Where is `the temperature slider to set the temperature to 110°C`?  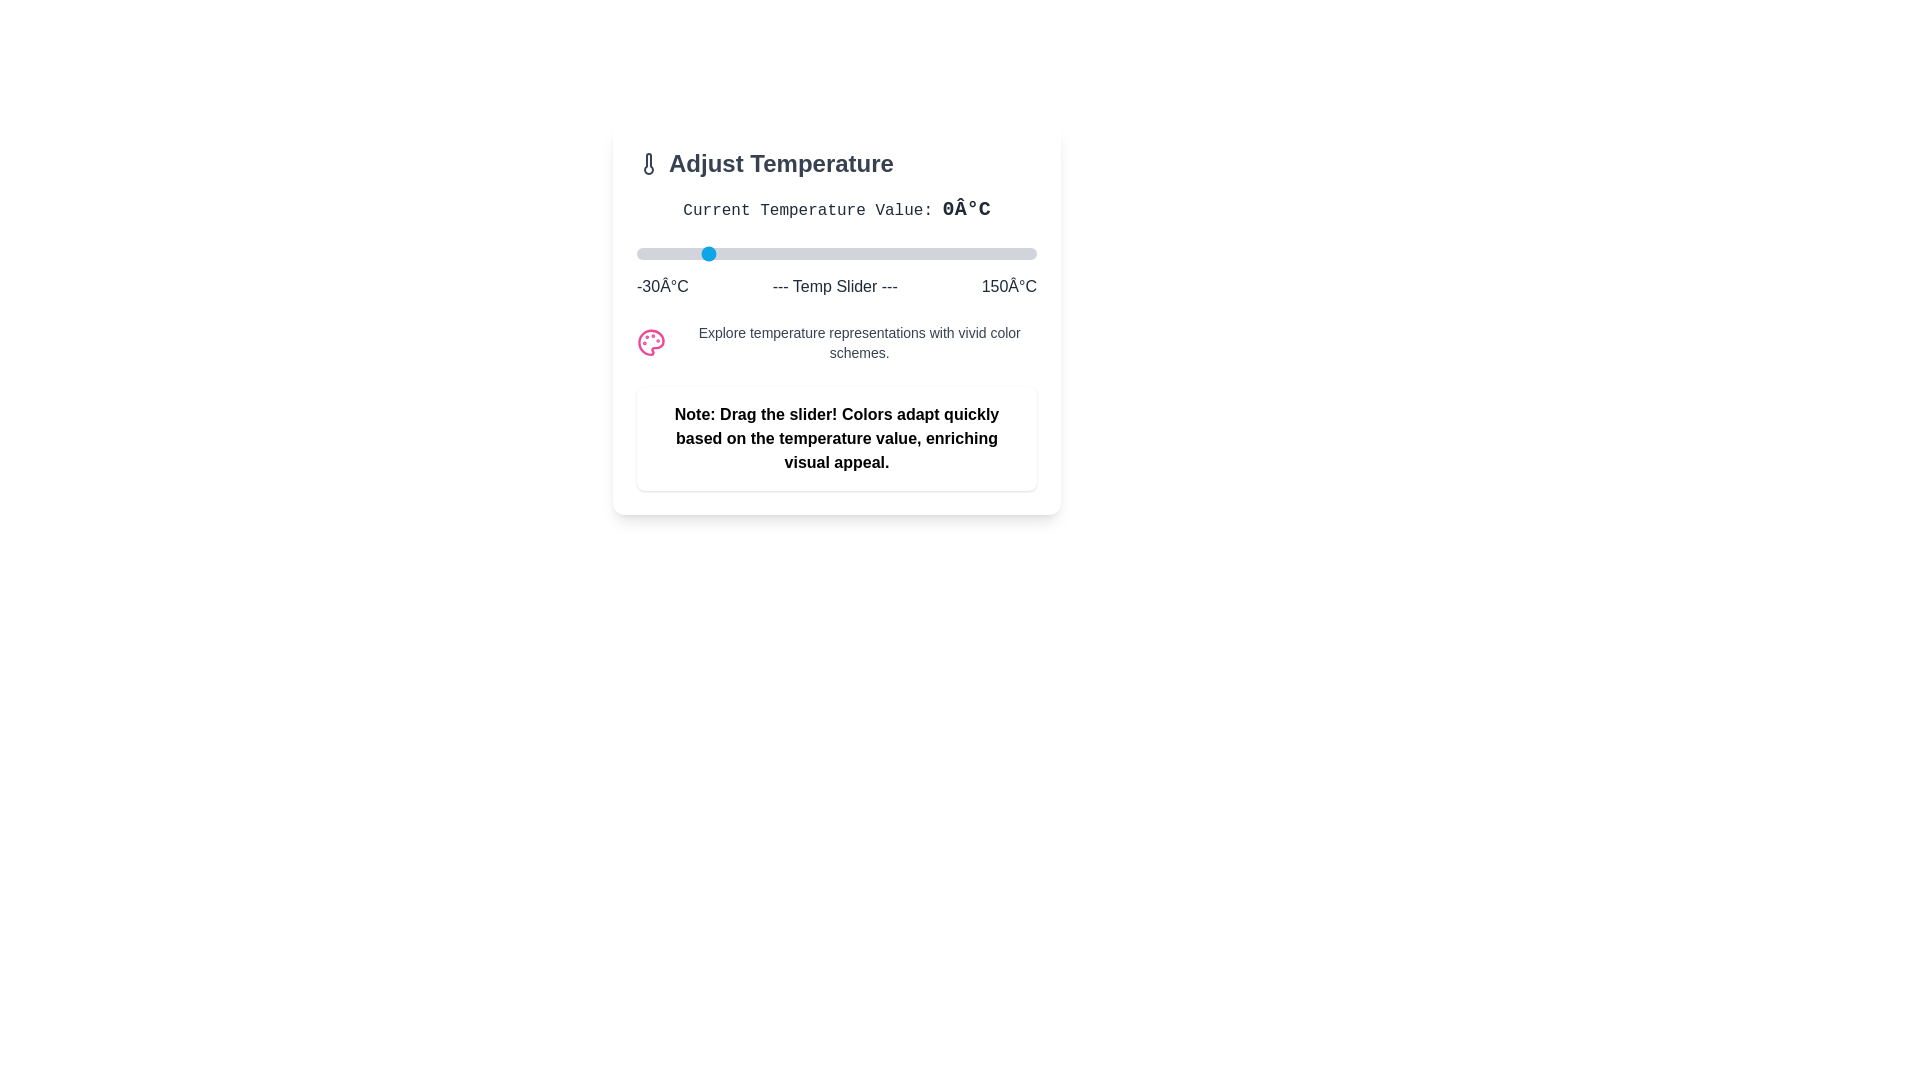
the temperature slider to set the temperature to 110°C is located at coordinates (947, 253).